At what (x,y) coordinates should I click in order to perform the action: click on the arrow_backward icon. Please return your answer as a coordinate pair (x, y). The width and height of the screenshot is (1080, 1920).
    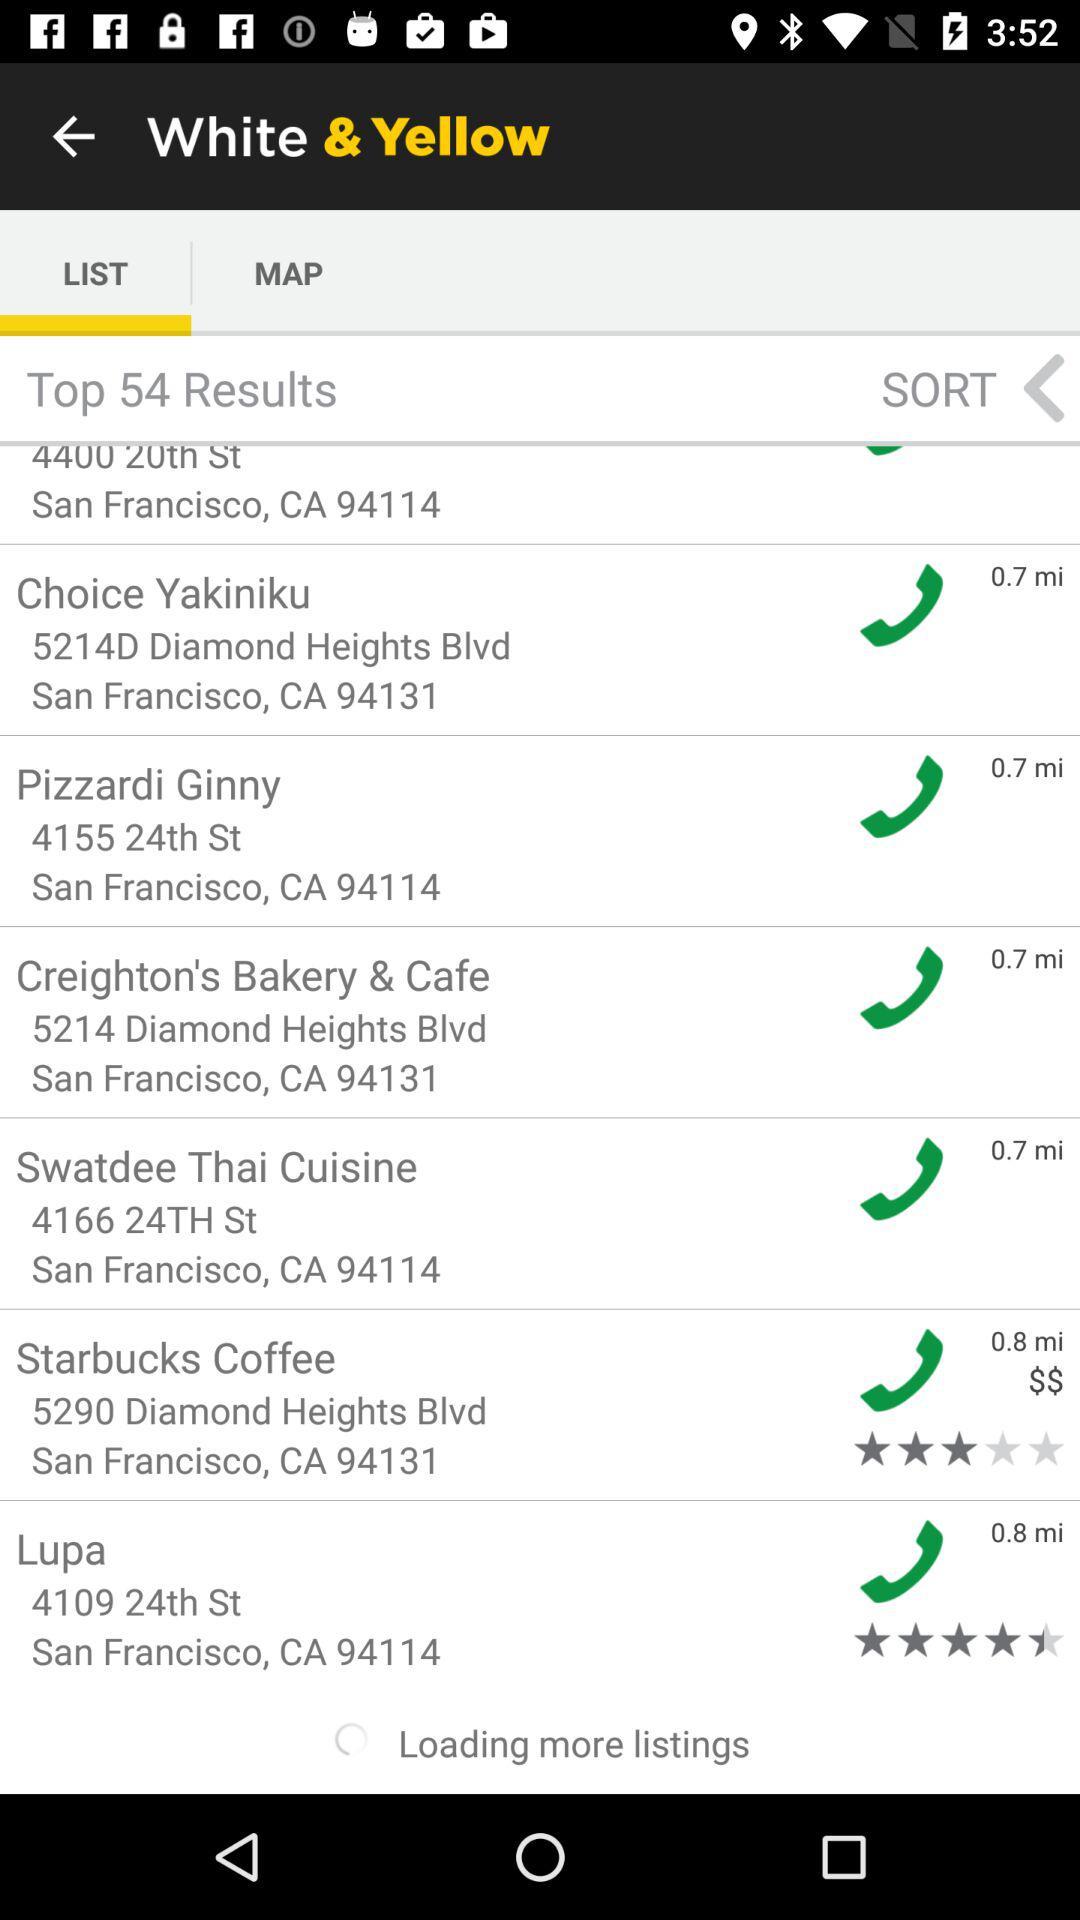
    Looking at the image, I should click on (1043, 388).